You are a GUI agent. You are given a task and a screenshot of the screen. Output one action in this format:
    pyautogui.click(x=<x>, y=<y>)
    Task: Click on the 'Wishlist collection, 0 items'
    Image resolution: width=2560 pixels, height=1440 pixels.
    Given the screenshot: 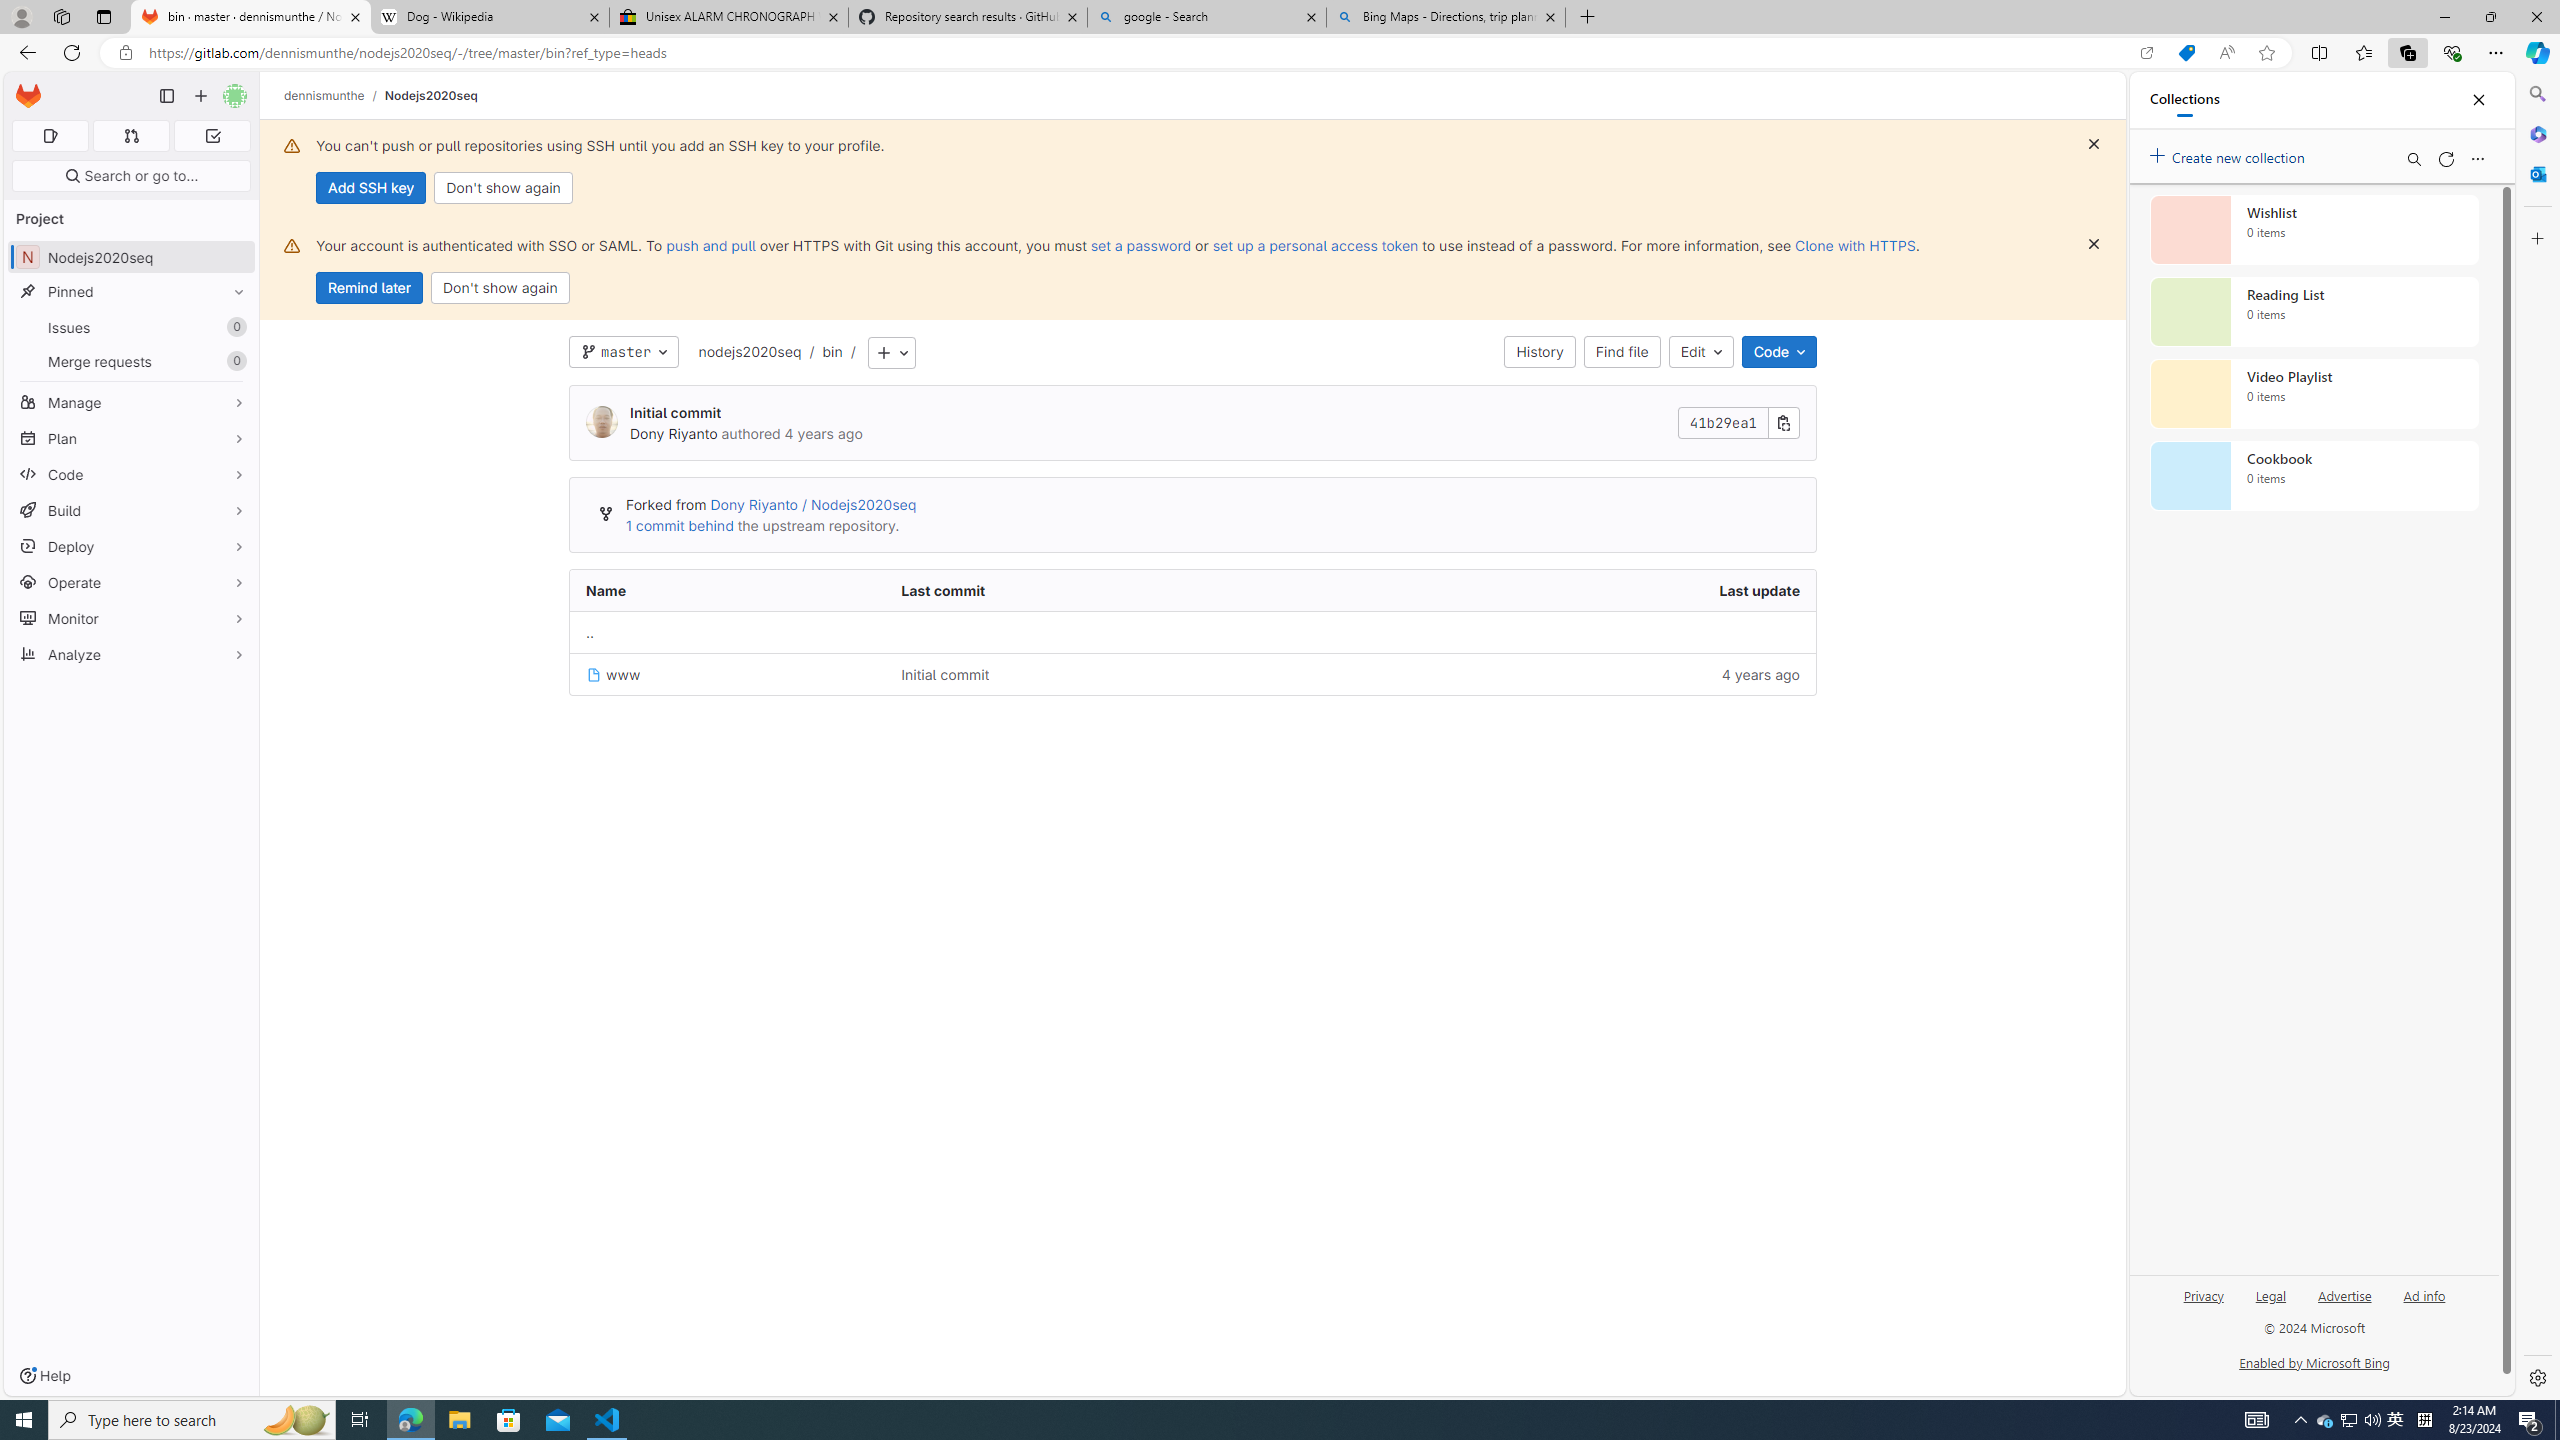 What is the action you would take?
    pyautogui.click(x=2314, y=229)
    